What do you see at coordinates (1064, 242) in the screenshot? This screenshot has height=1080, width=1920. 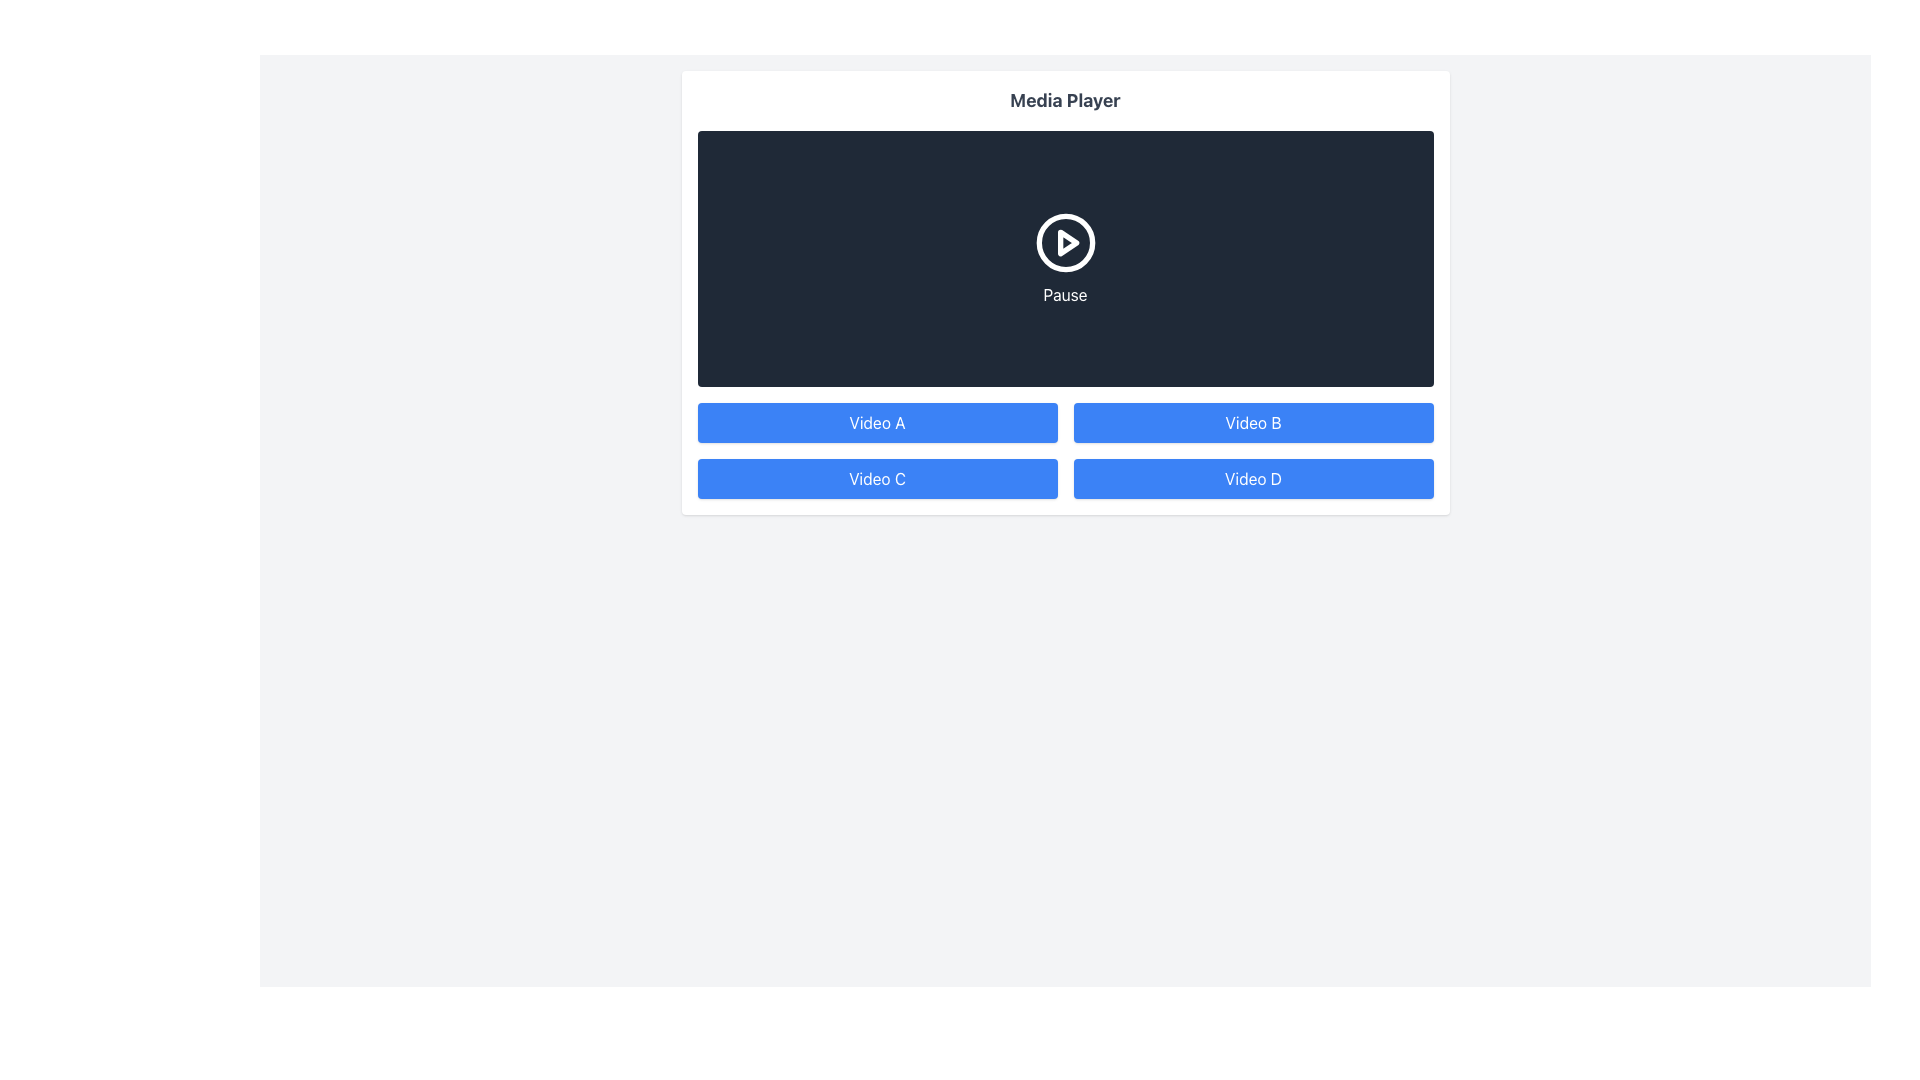 I see `the Circular Outline that frames the central play button in the media player's interface` at bounding box center [1064, 242].